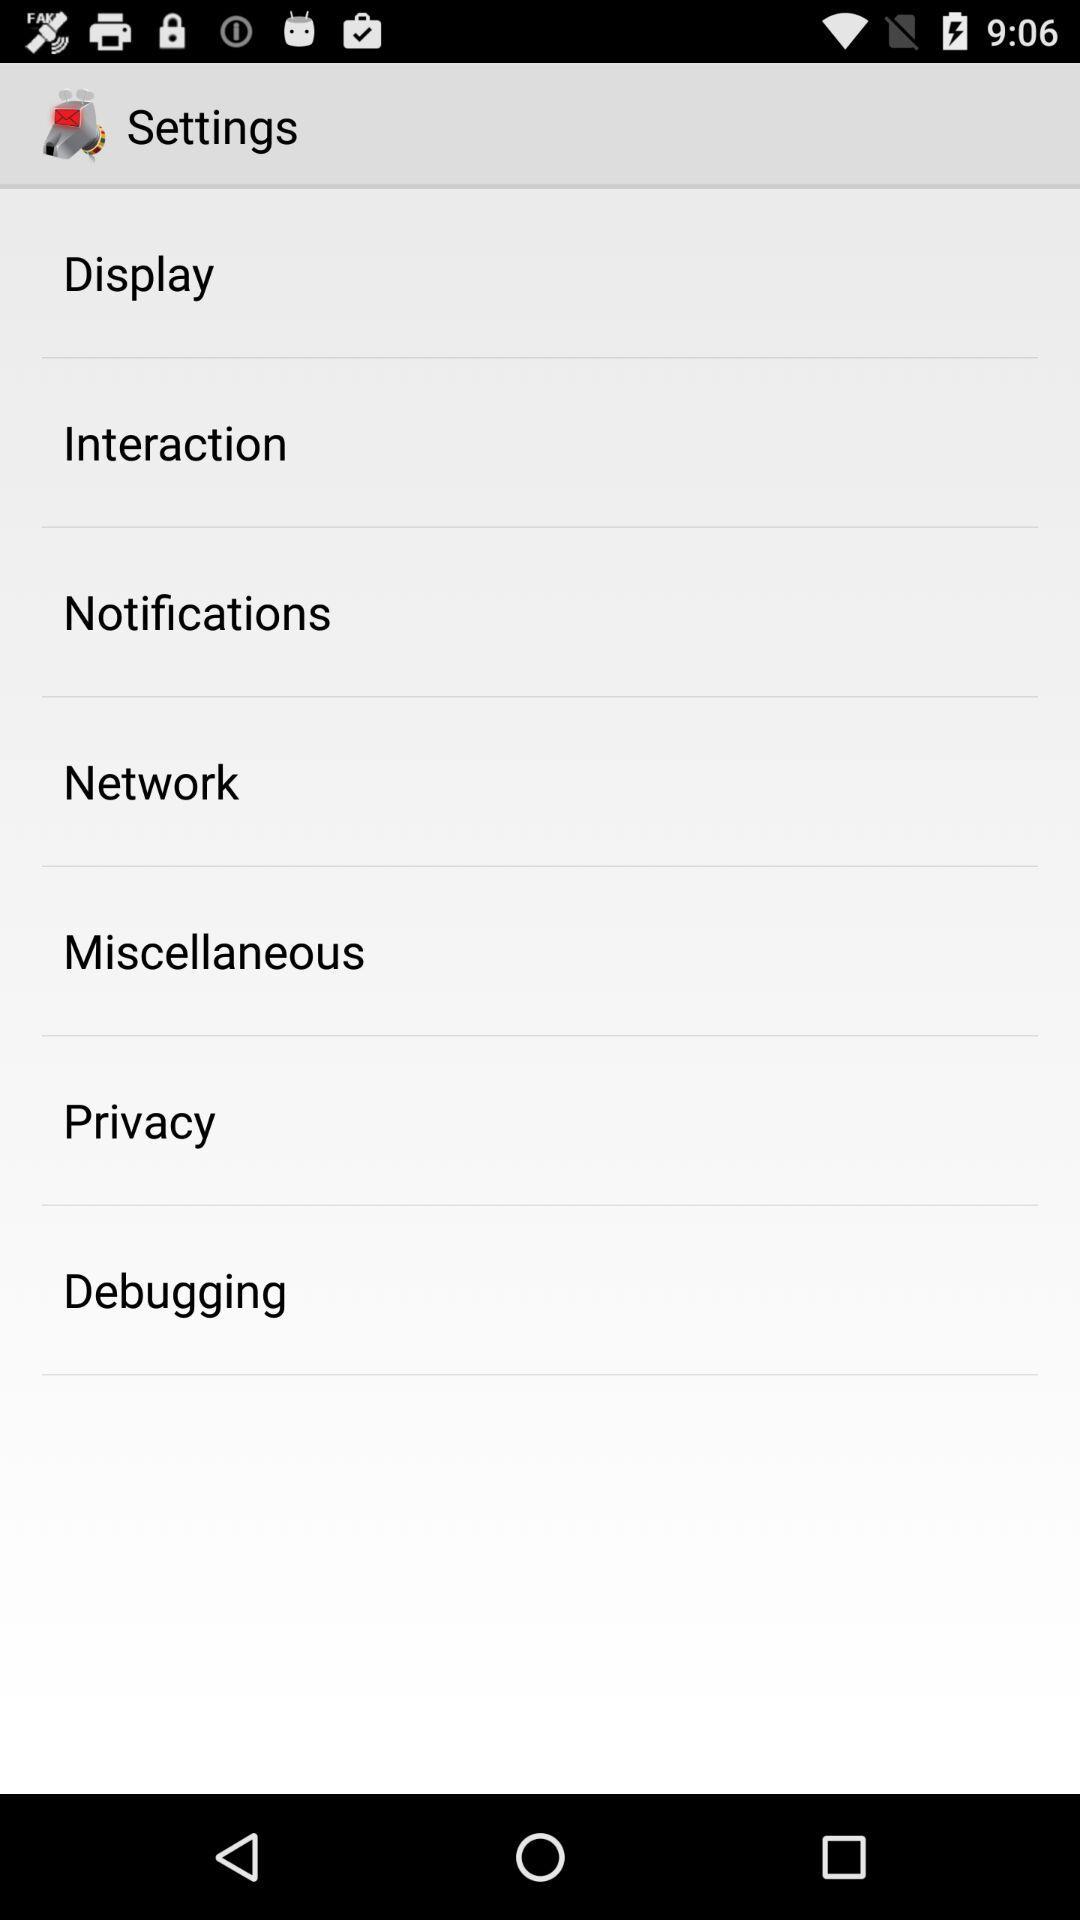 This screenshot has height=1920, width=1080. What do you see at coordinates (137, 271) in the screenshot?
I see `display app` at bounding box center [137, 271].